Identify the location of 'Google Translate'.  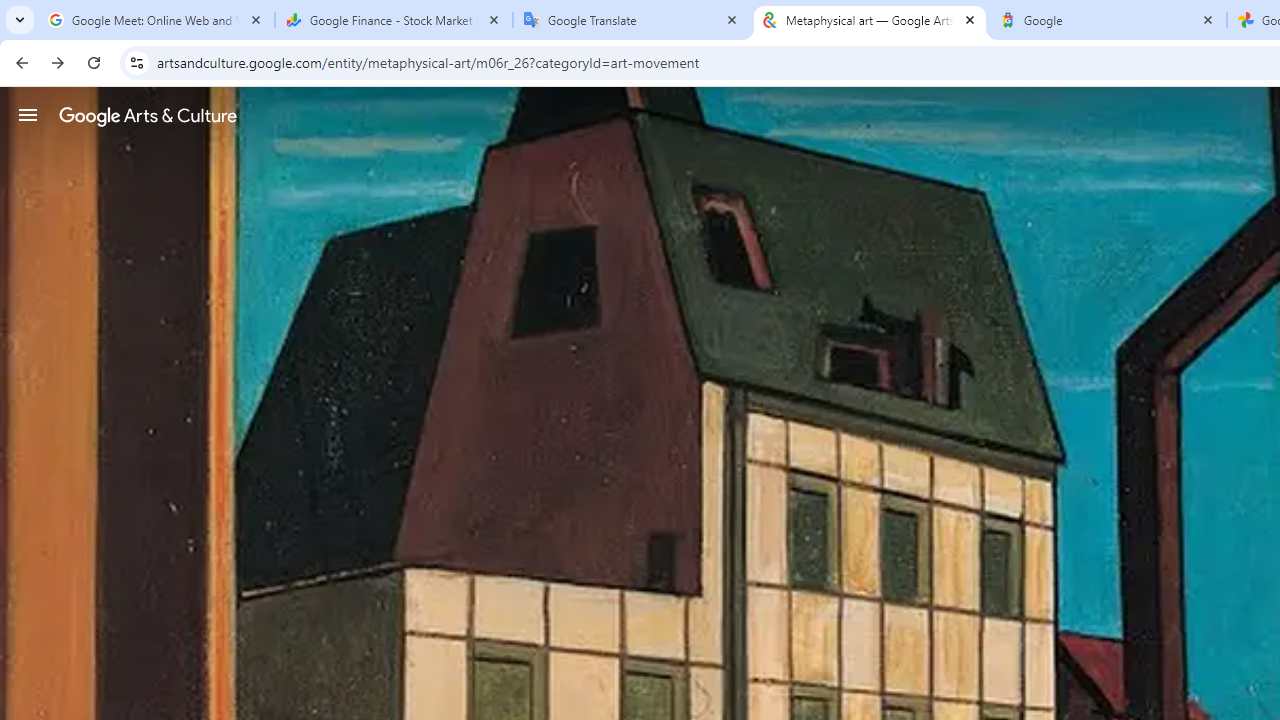
(631, 20).